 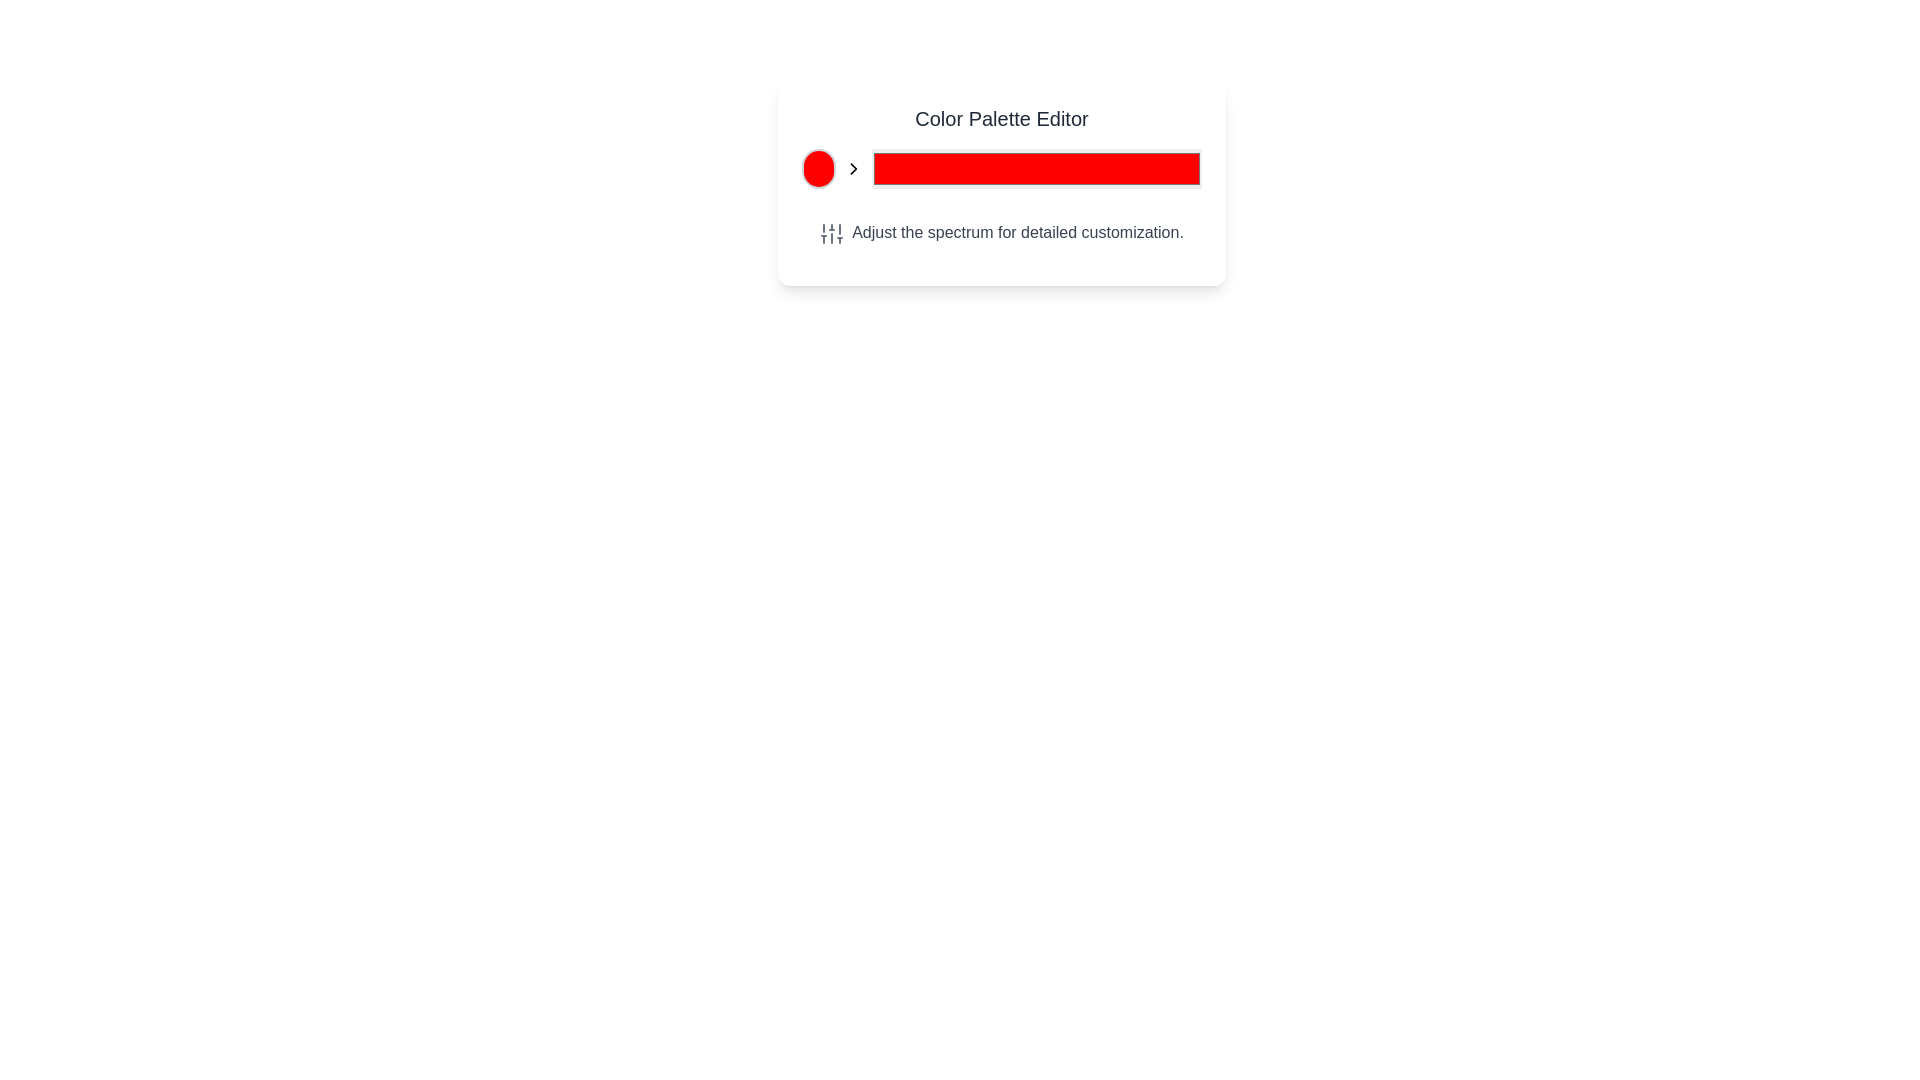 I want to click on the Text Label with Accompanying Icon located in the bottom section of the 'Color Palette Editor' card, positioned below the red color picker input field, so click(x=1002, y=231).